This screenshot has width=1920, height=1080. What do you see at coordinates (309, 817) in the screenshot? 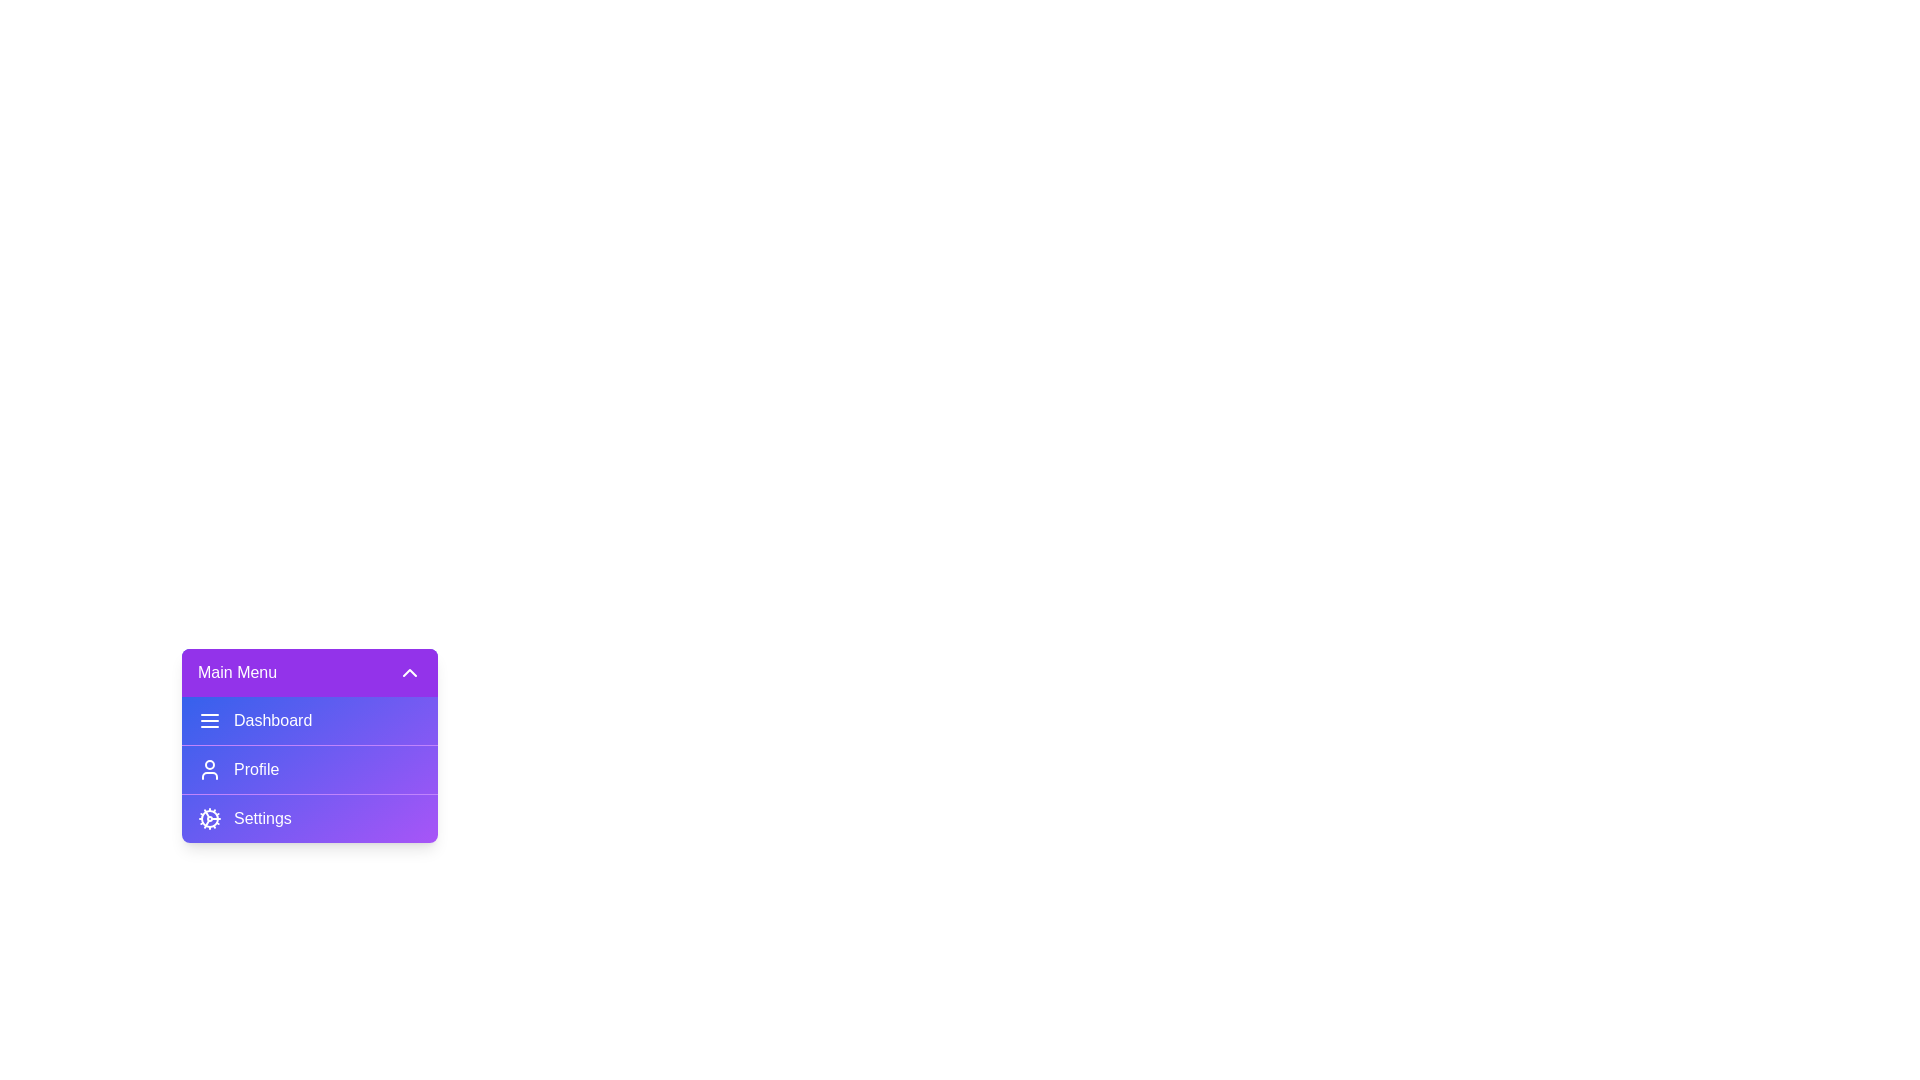
I see `the 'Settings' button, which is the third and bottommost item in a vertical list` at bounding box center [309, 817].